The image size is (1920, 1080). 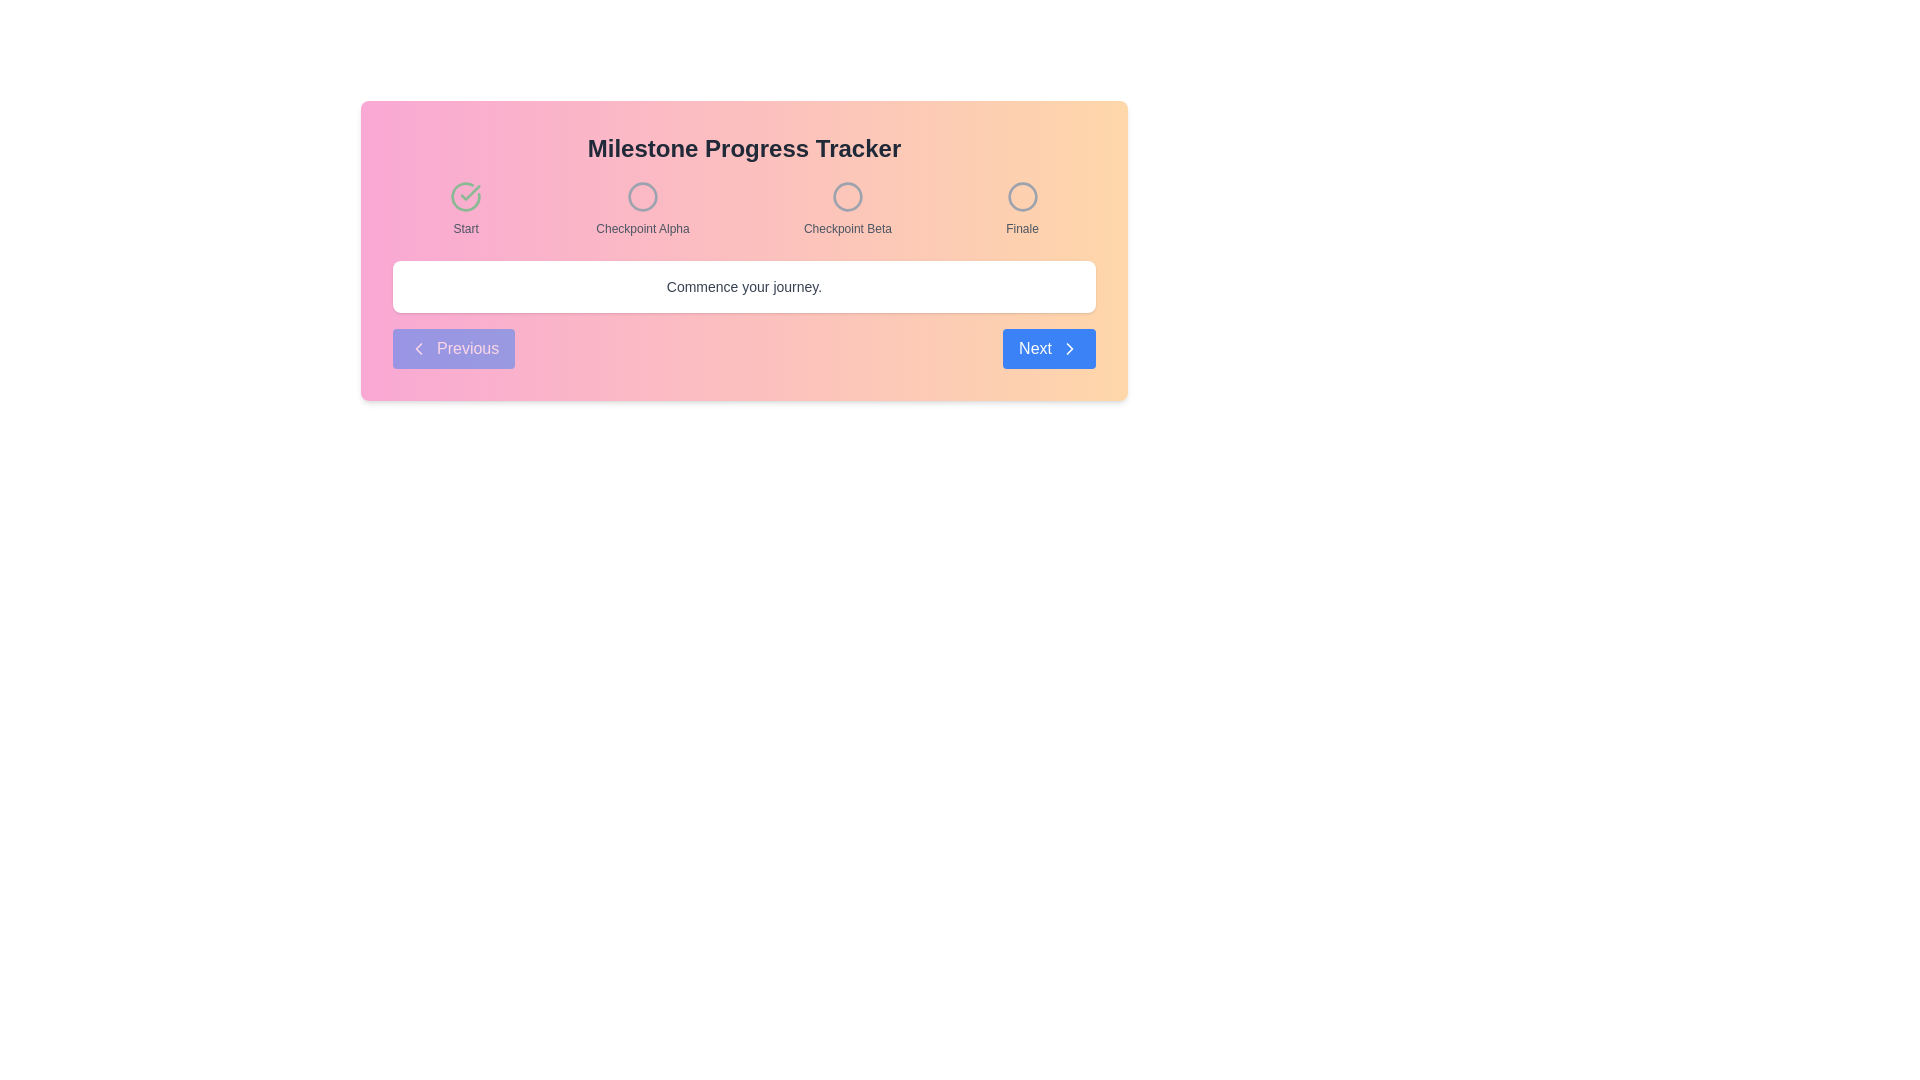 What do you see at coordinates (1022, 208) in the screenshot?
I see `the milestone indicator labeled 'Finale', which consists of a circular icon with a thin outline above the text in a small gray font` at bounding box center [1022, 208].